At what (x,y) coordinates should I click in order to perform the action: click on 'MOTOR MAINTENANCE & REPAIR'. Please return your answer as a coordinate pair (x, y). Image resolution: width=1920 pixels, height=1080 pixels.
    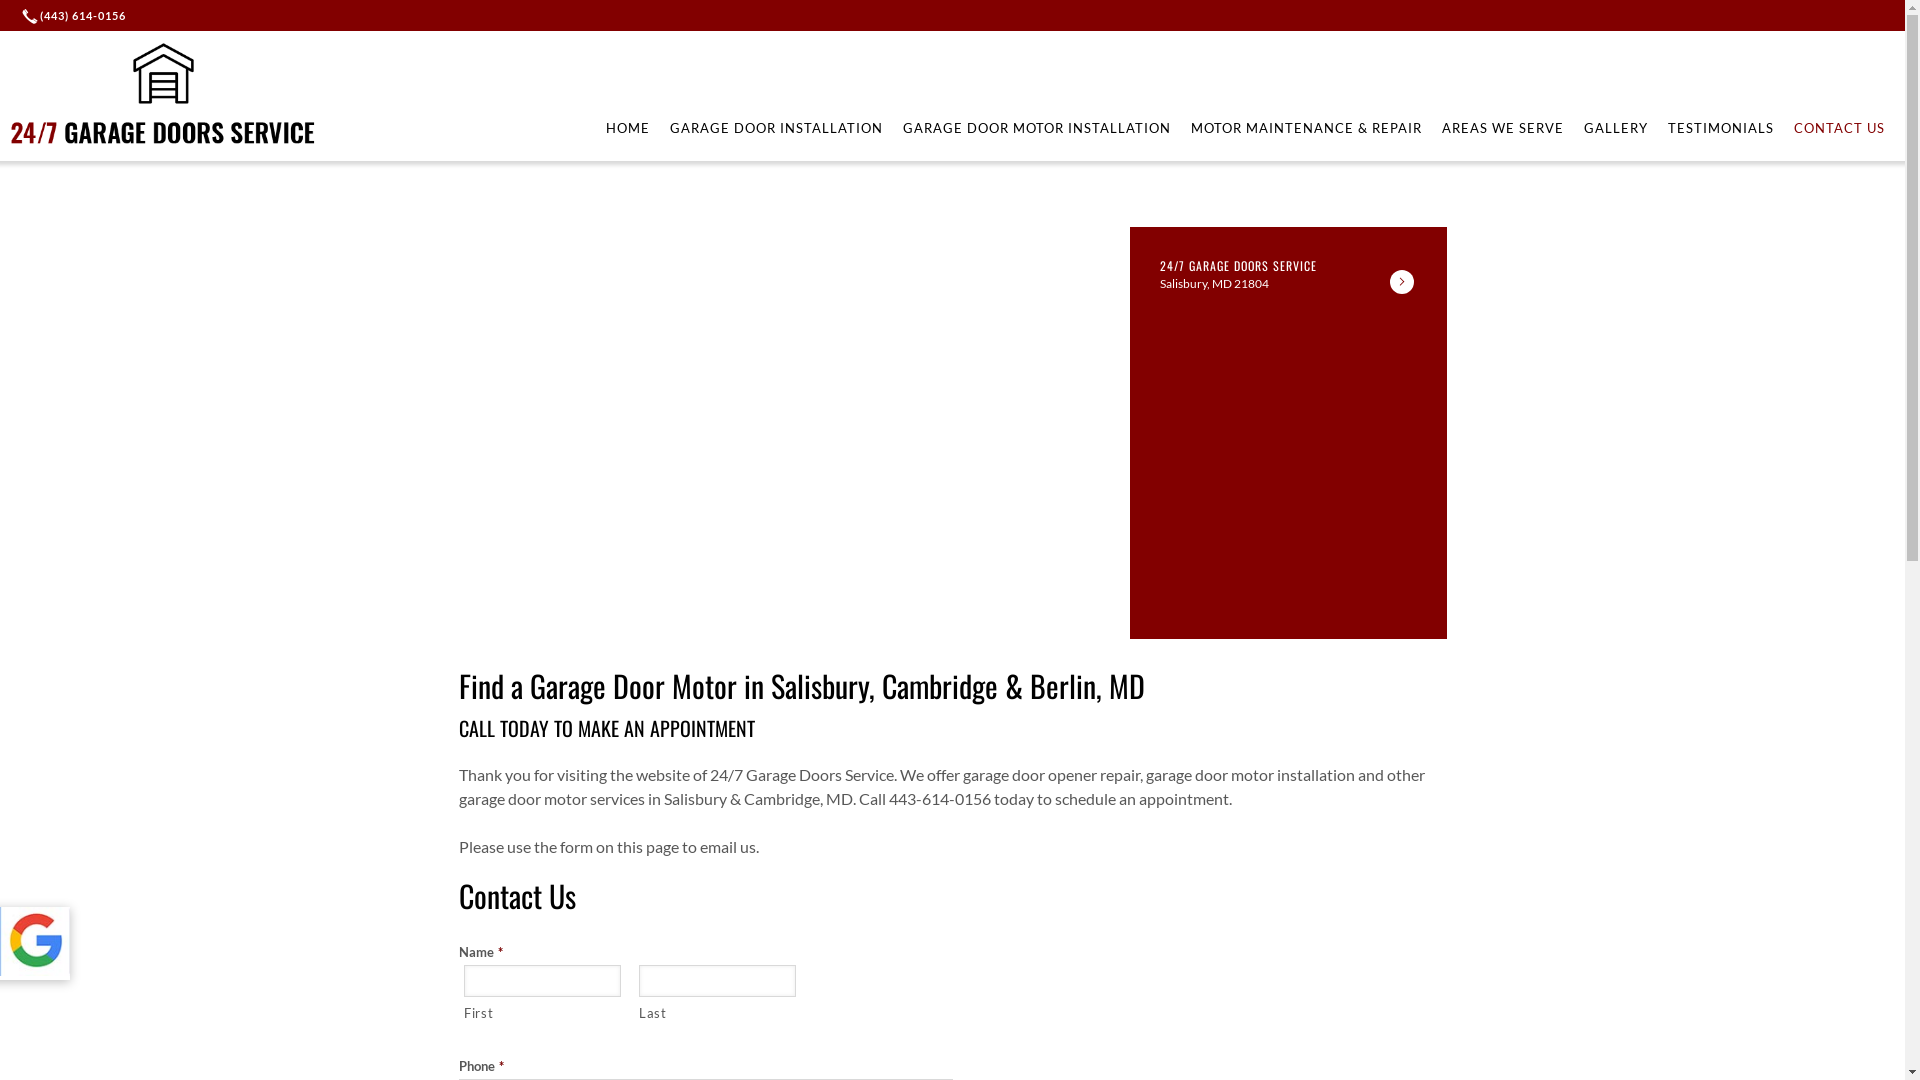
    Looking at the image, I should click on (1306, 127).